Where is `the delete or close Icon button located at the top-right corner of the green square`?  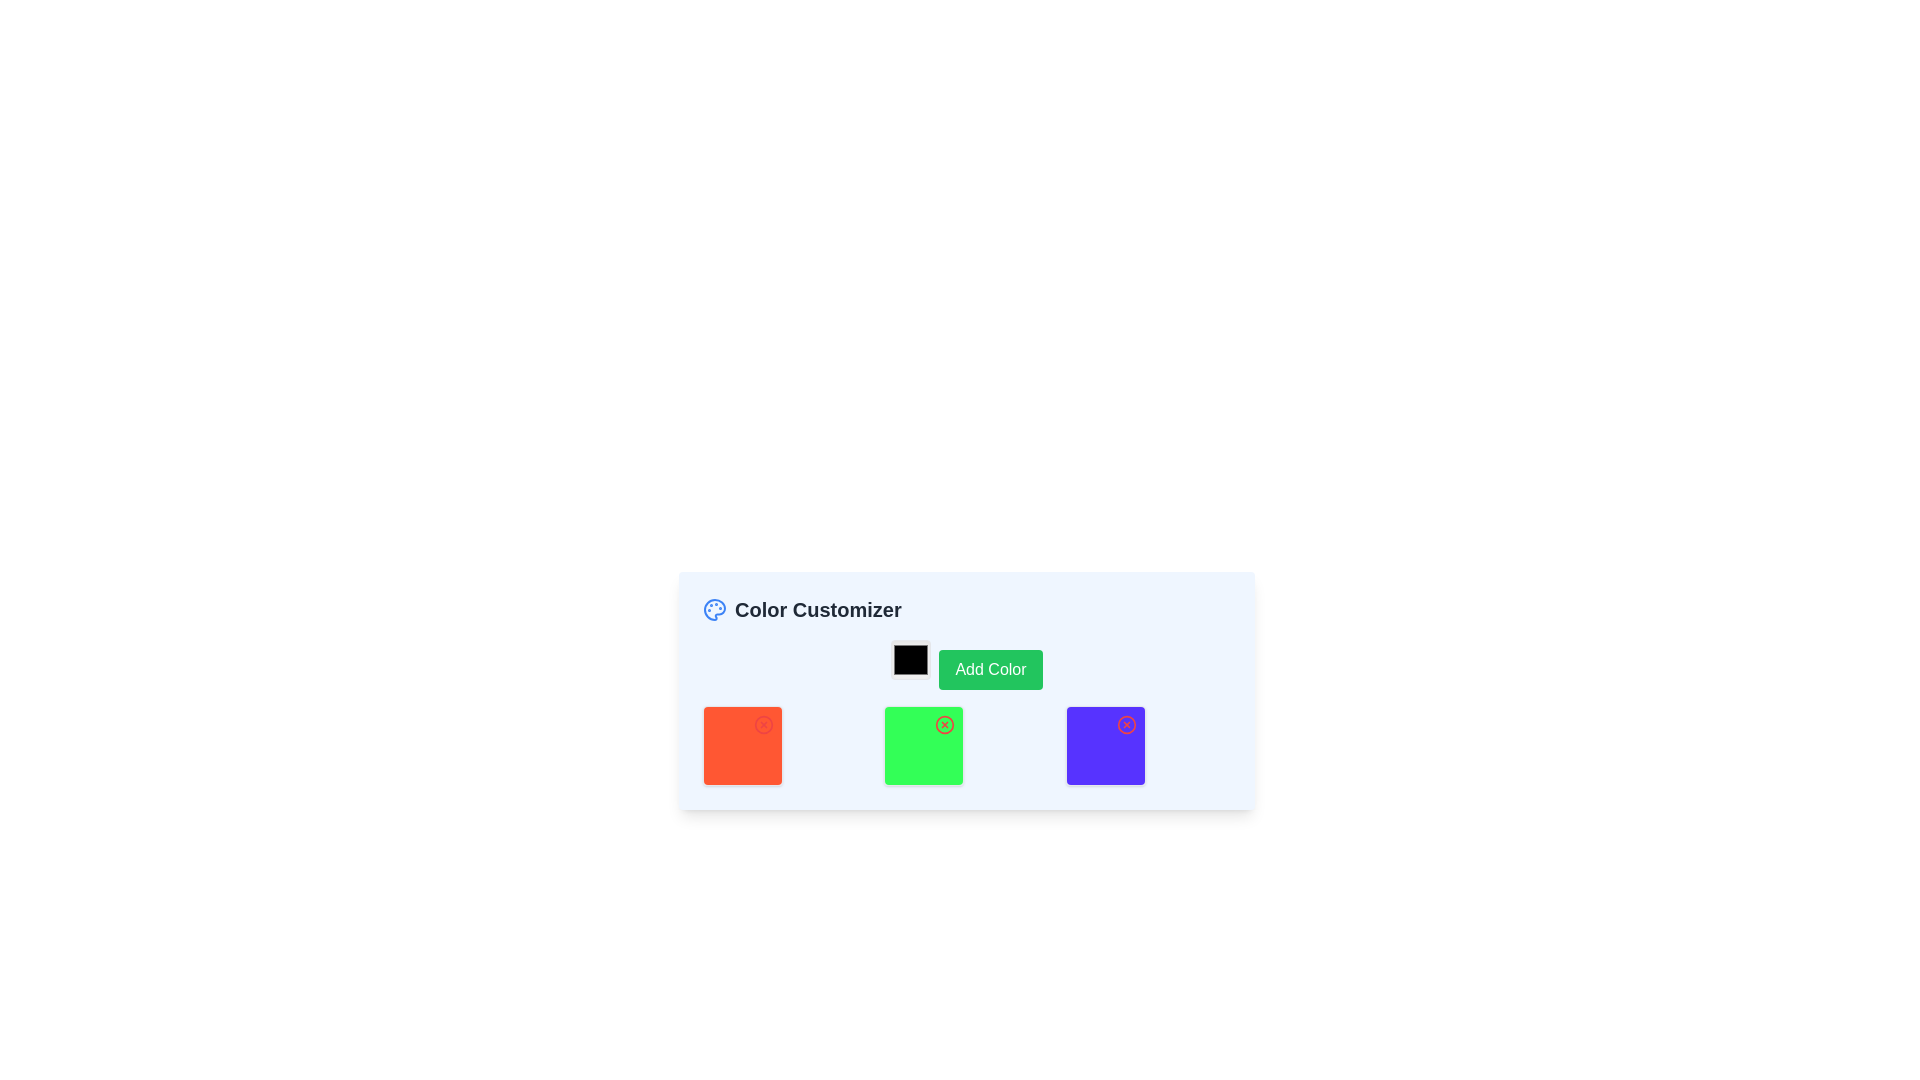 the delete or close Icon button located at the top-right corner of the green square is located at coordinates (944, 725).